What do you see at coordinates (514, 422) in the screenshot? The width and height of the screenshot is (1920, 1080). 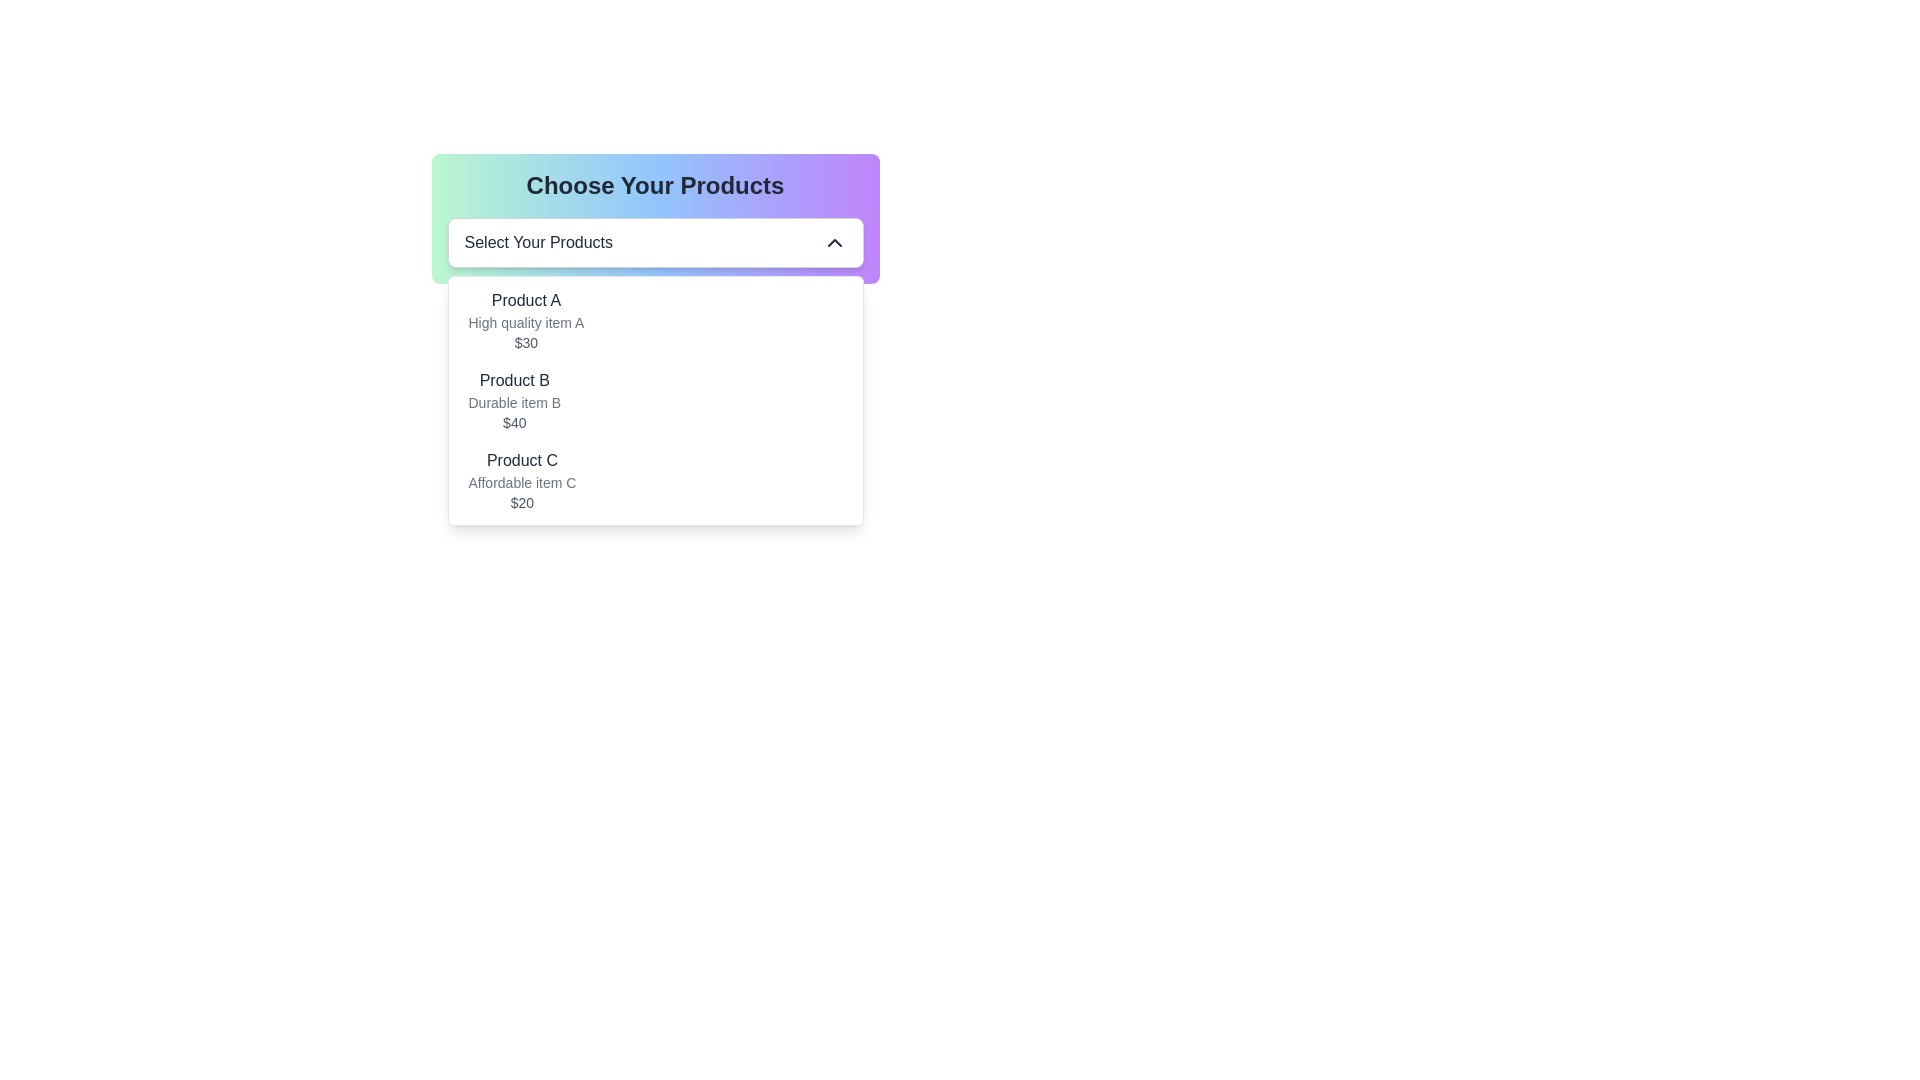 I see `the static text label displaying the value "$40" located below the "Durable item B" text in the "Product B" entry` at bounding box center [514, 422].